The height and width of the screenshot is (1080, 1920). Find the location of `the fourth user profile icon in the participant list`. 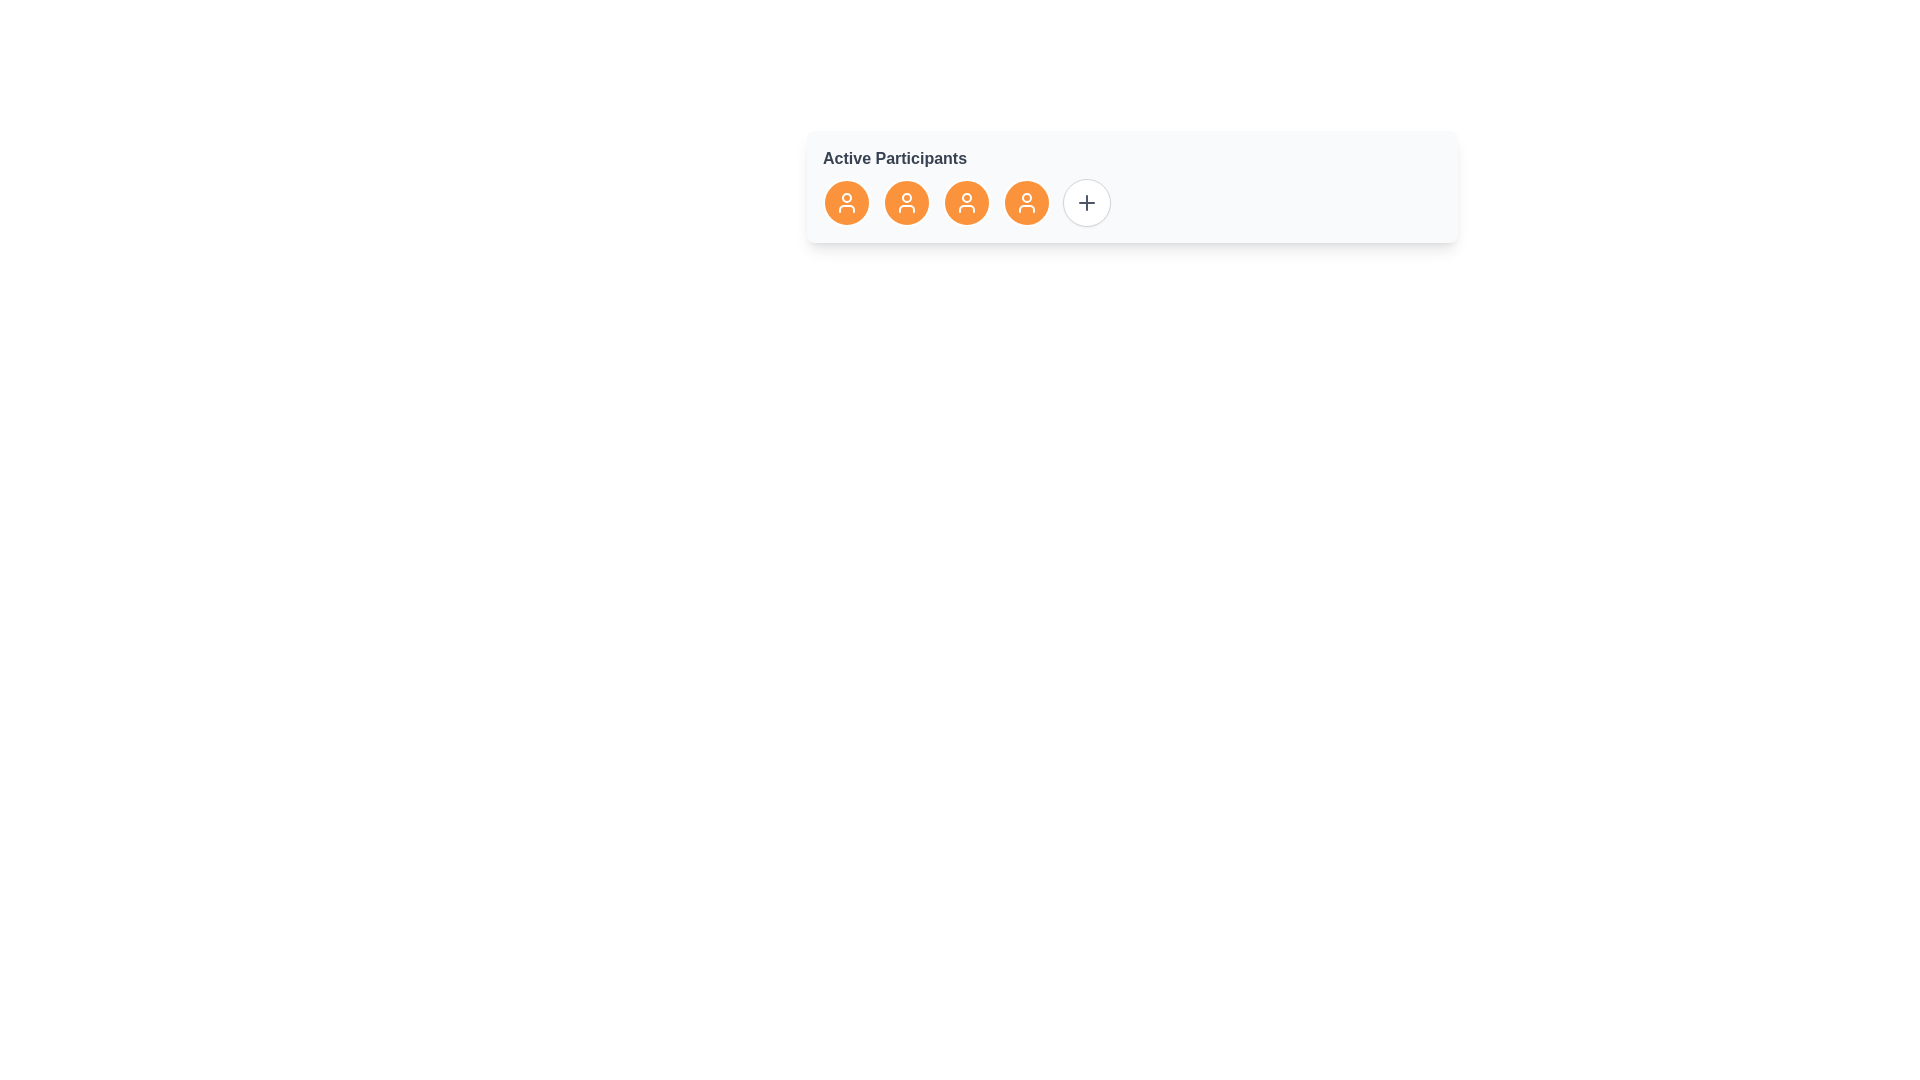

the fourth user profile icon in the participant list is located at coordinates (966, 203).